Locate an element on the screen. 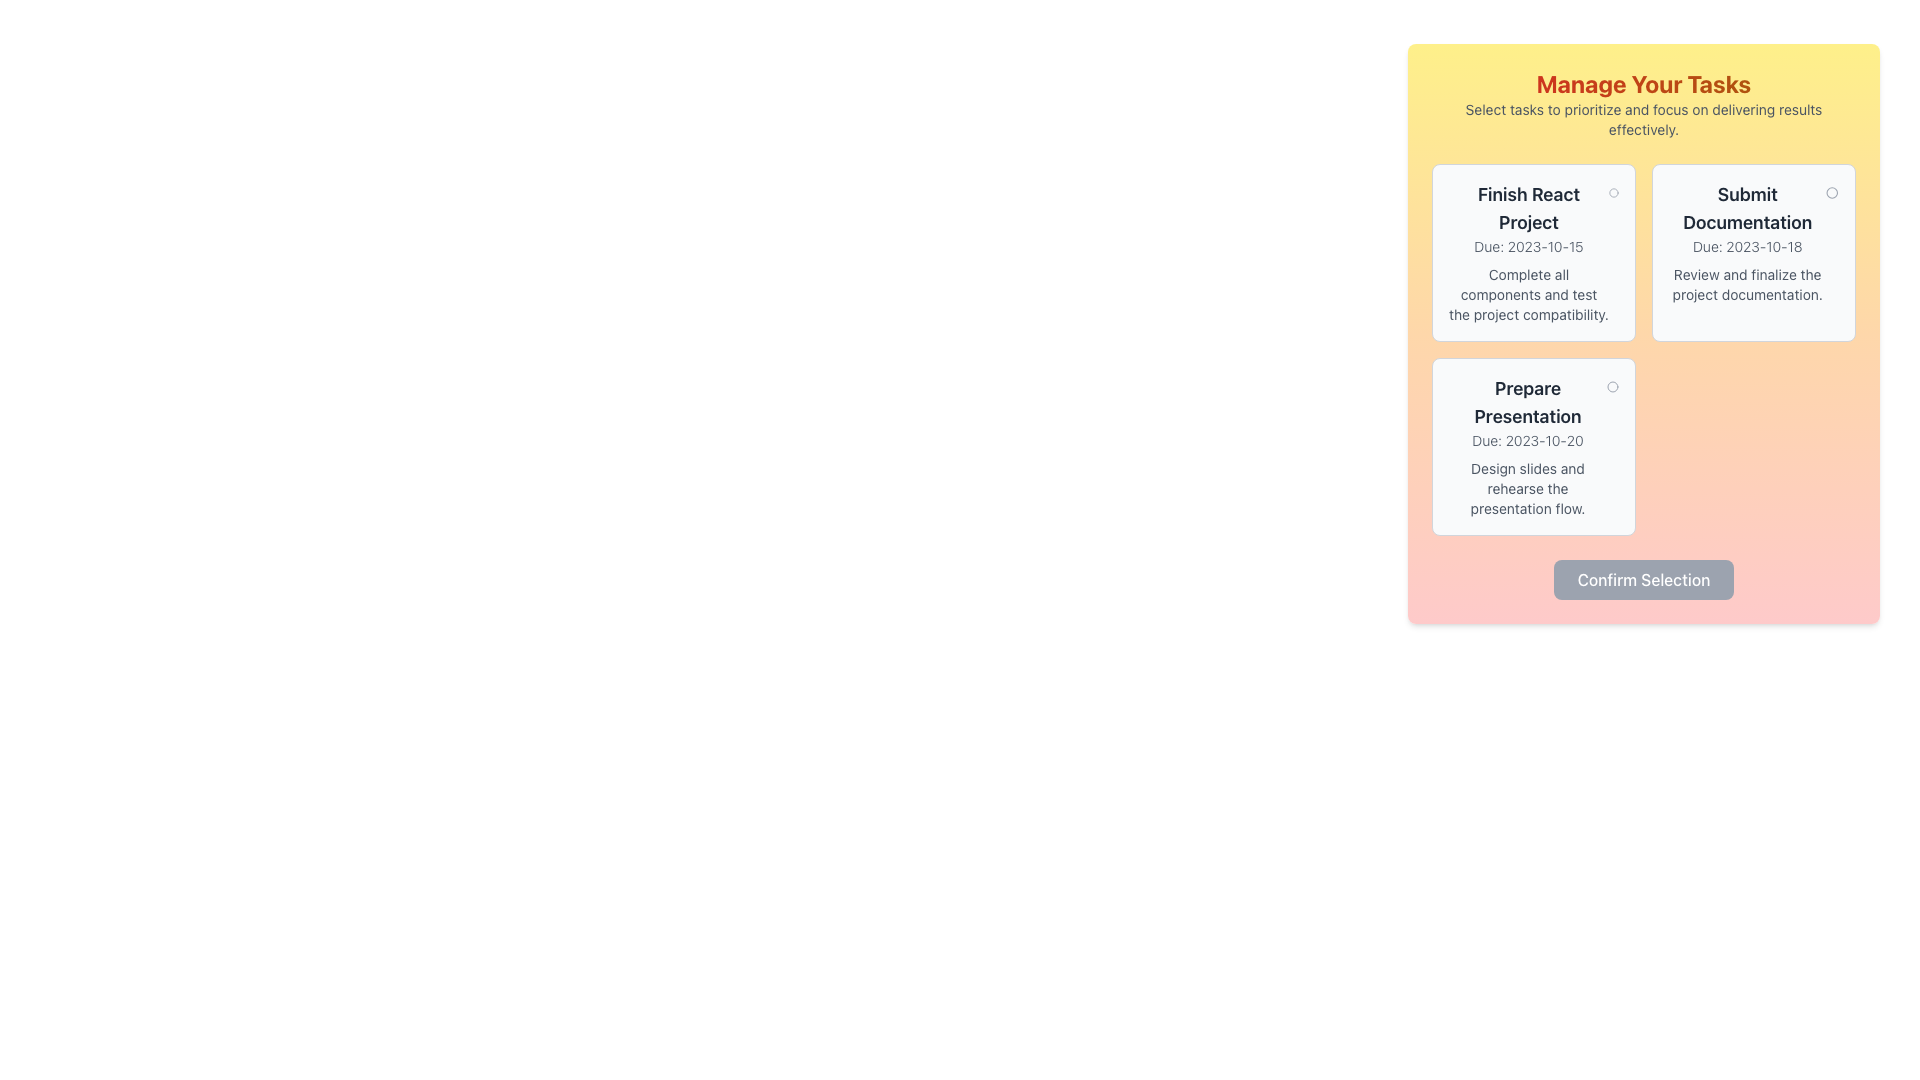 The width and height of the screenshot is (1920, 1080). the title Text Block located in the top row, second column of the task selection interface to highlight the associated task is located at coordinates (1746, 208).